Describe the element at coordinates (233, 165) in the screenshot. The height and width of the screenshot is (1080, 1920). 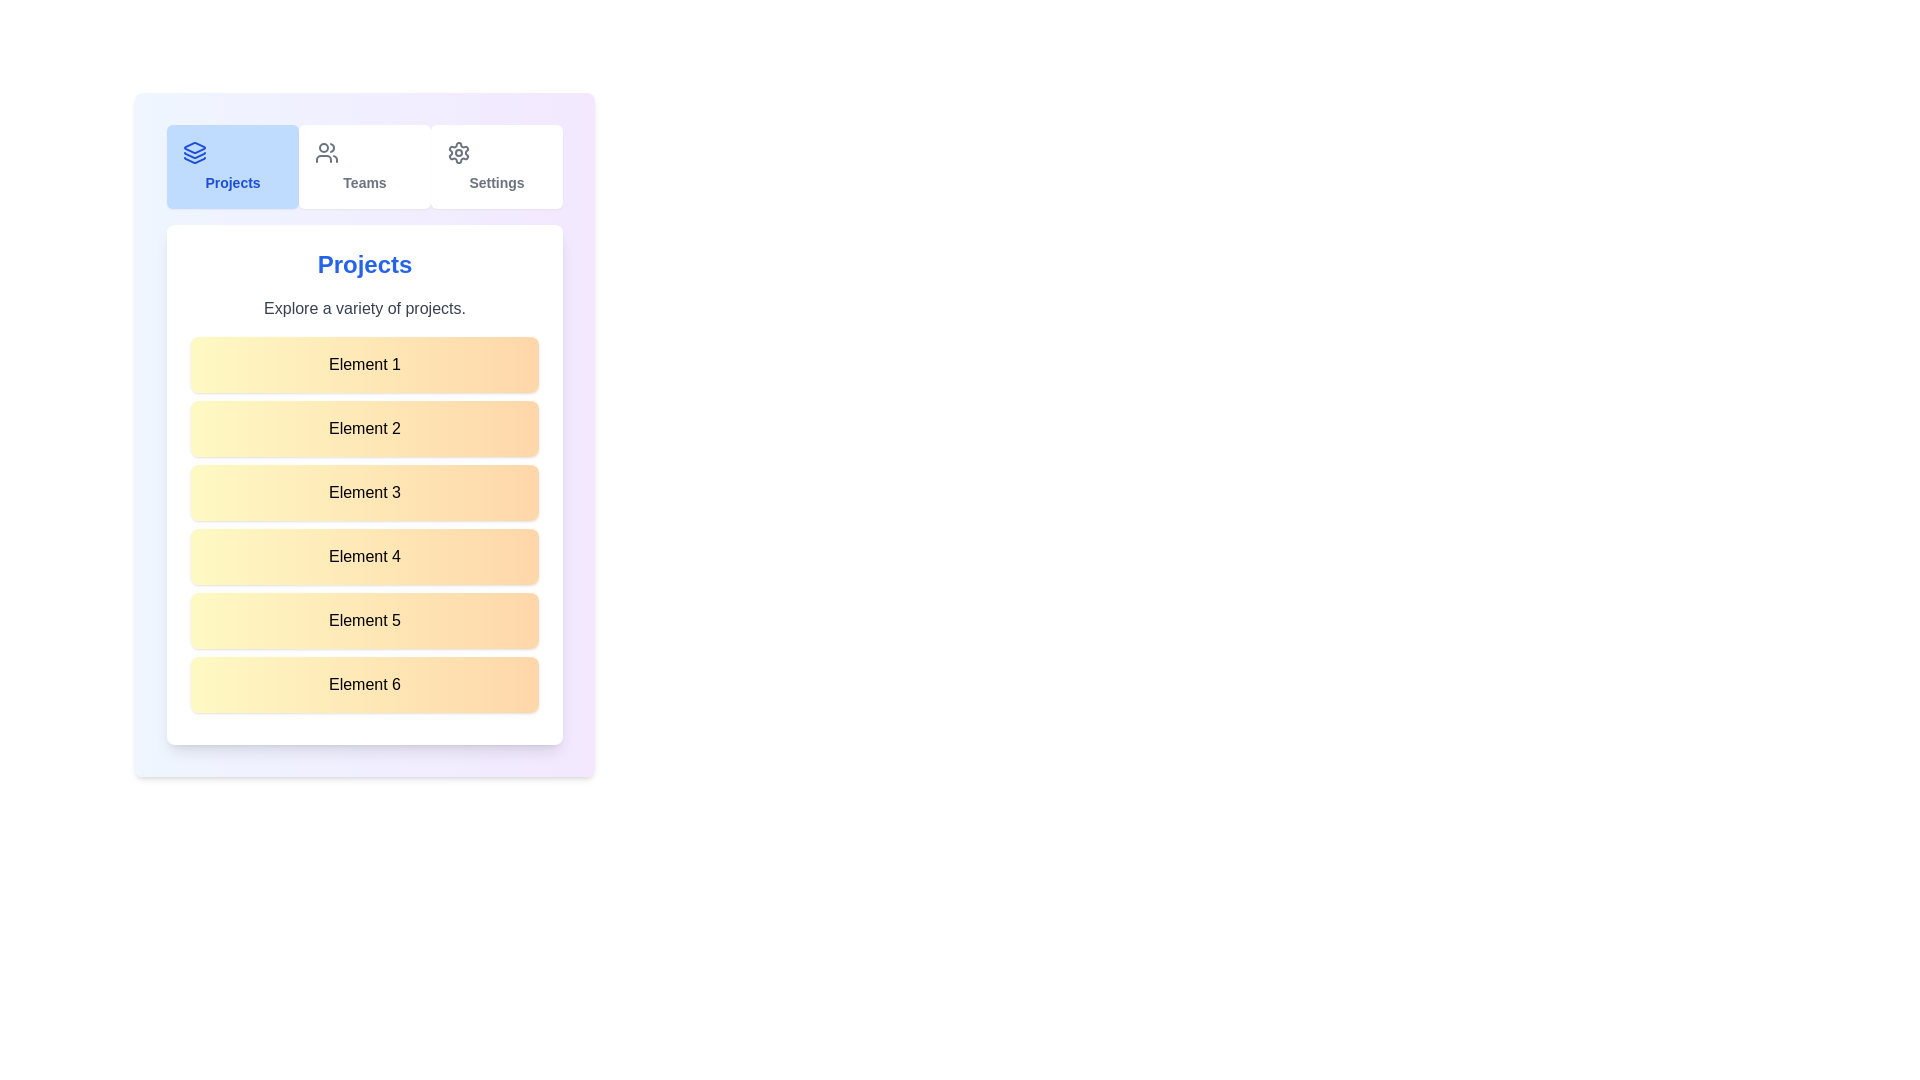
I see `the Projects tab` at that location.